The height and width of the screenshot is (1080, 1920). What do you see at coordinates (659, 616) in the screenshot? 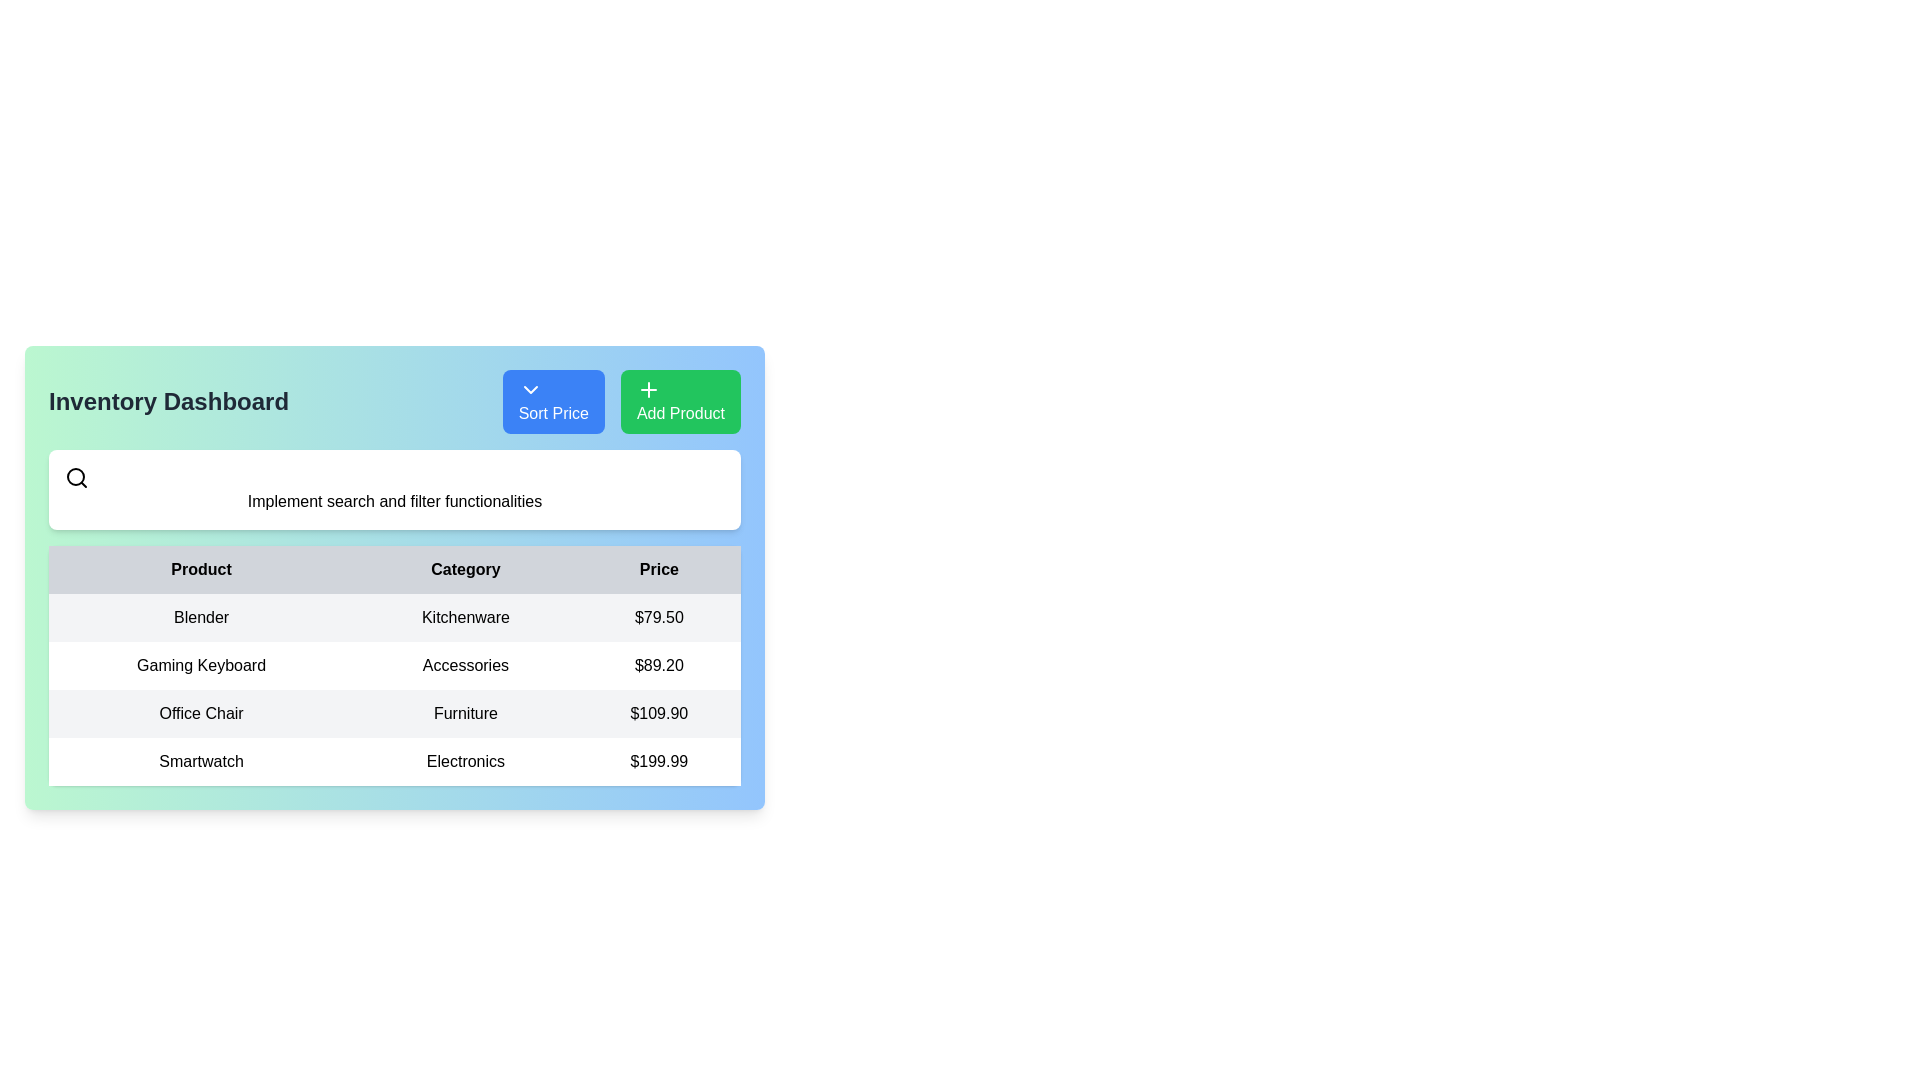
I see `price displayed in the text label located in the third column of the first row under the 'Price' column header` at bounding box center [659, 616].